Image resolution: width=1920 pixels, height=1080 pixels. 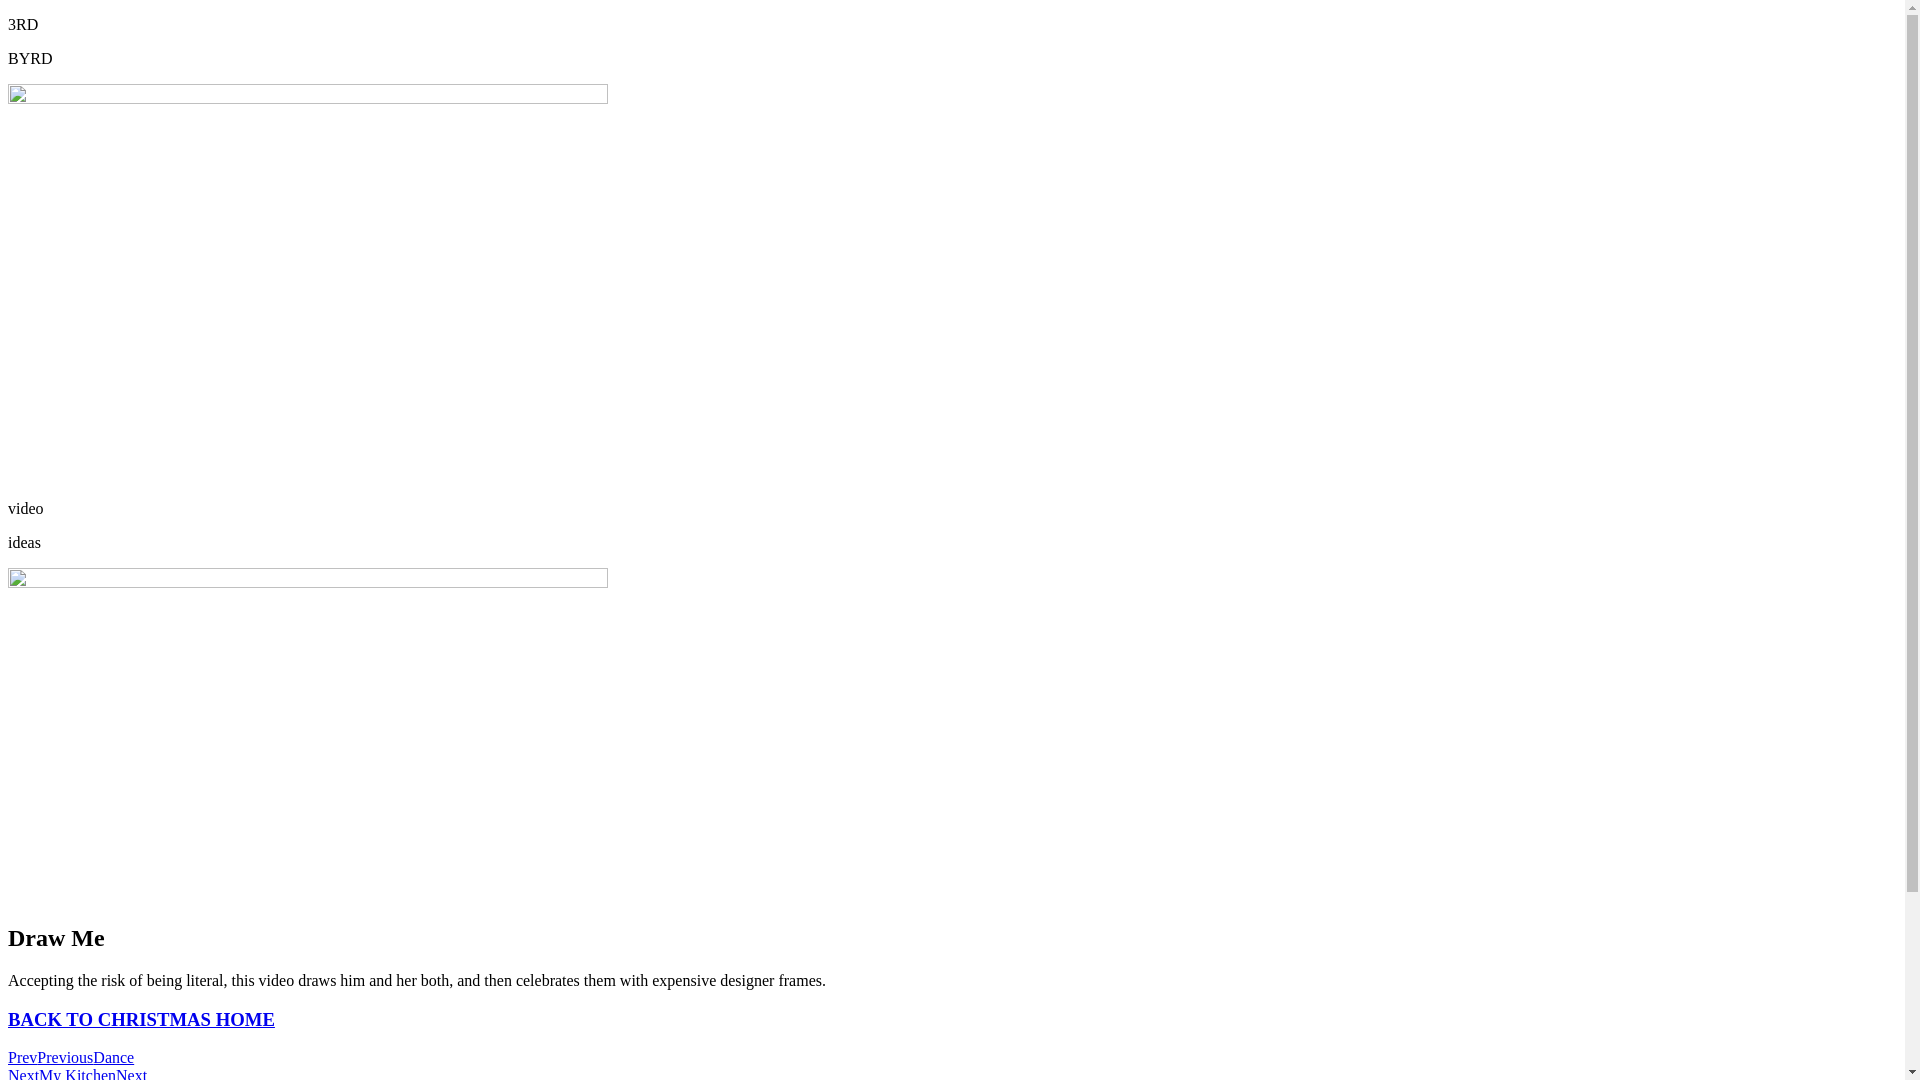 What do you see at coordinates (140, 1019) in the screenshot?
I see `'BACK TO CHRISTMAS HOME'` at bounding box center [140, 1019].